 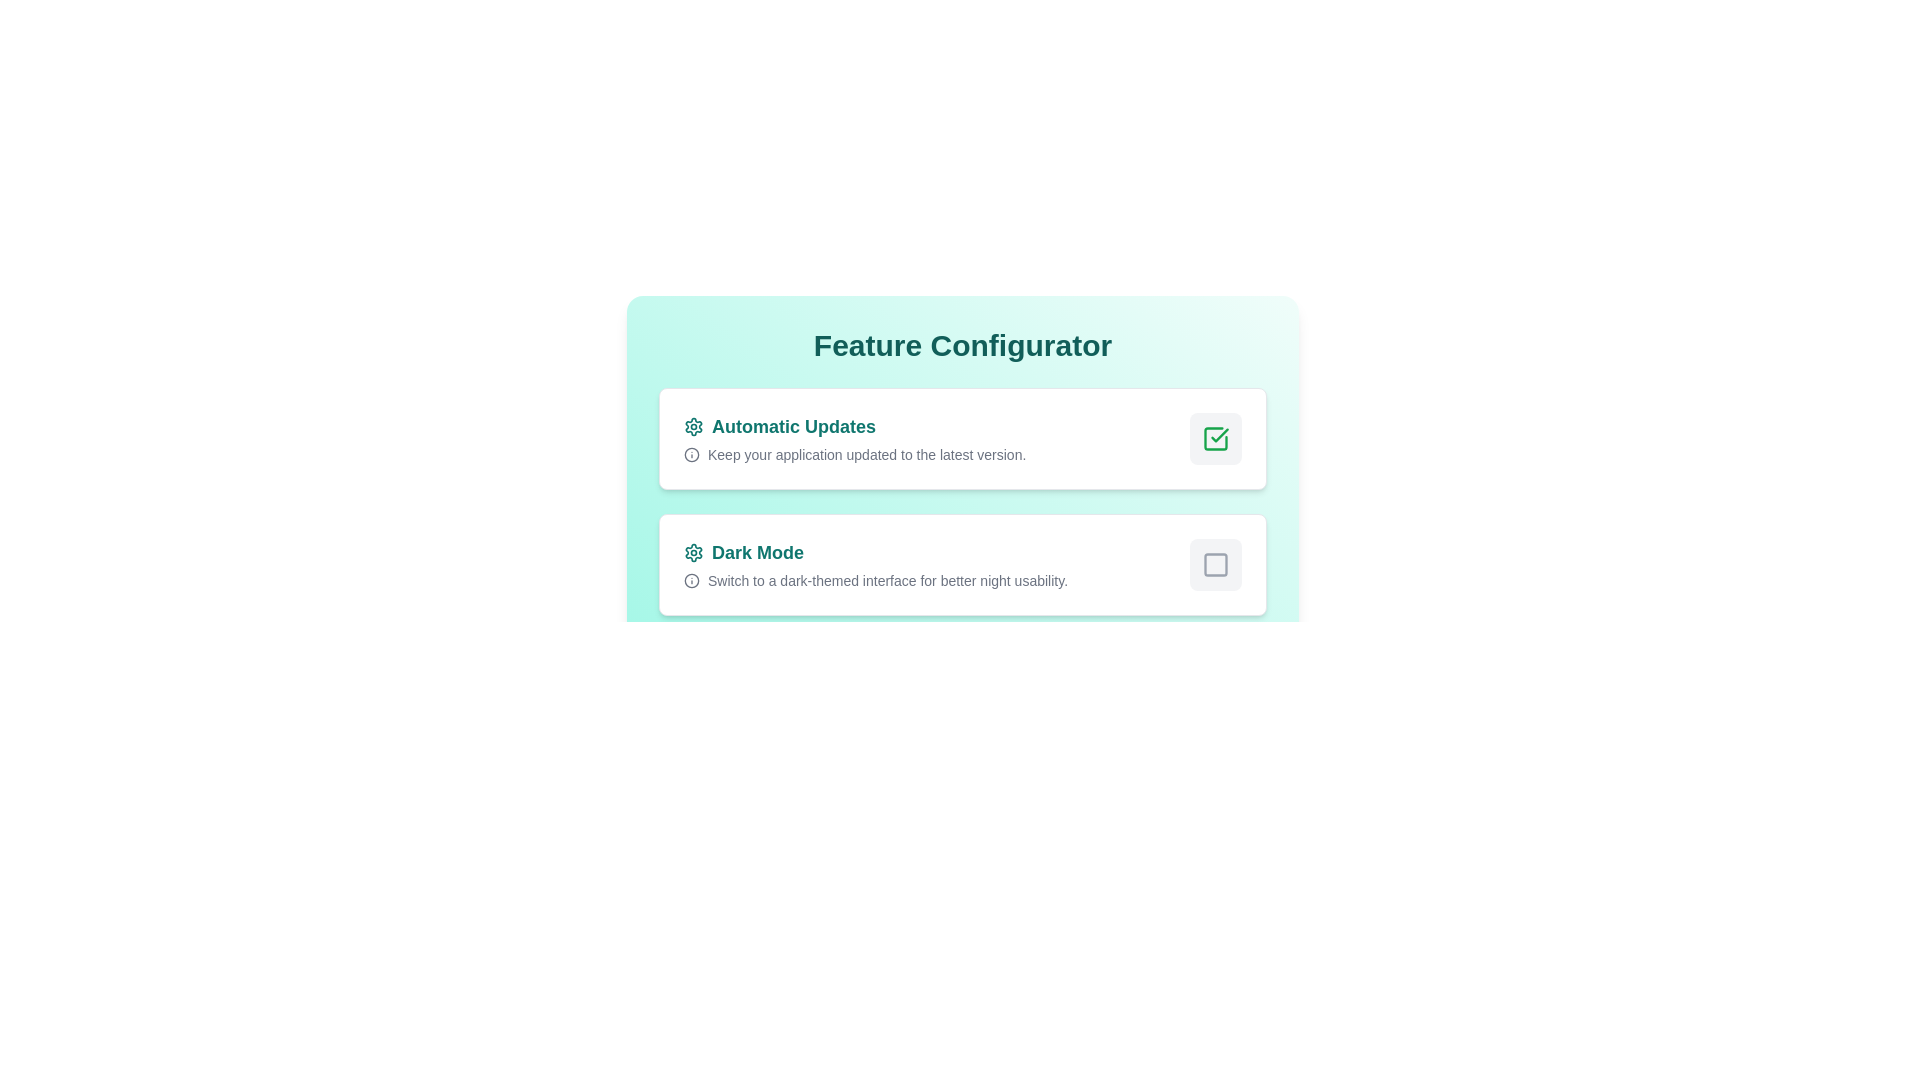 I want to click on the information icon styled as a circle with an 'i' in its center, located to the immediate left of the text 'Keep your application updated to the latest version' in the 'Feature Configurator' section for more info, so click(x=691, y=455).